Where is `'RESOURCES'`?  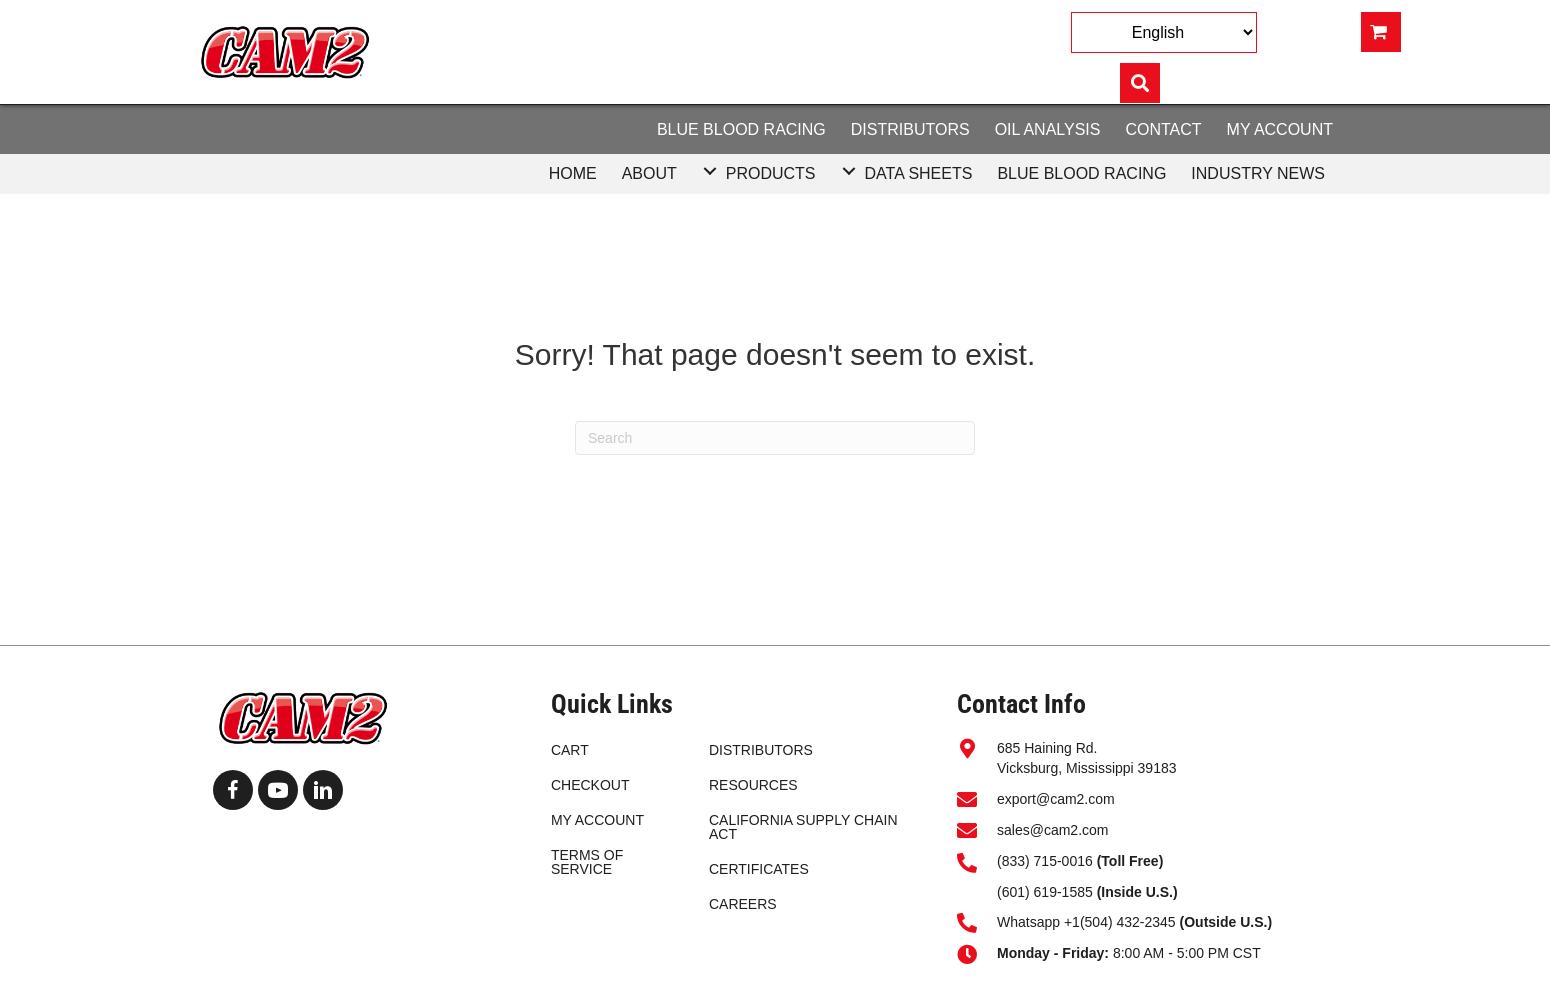 'RESOURCES' is located at coordinates (752, 785).